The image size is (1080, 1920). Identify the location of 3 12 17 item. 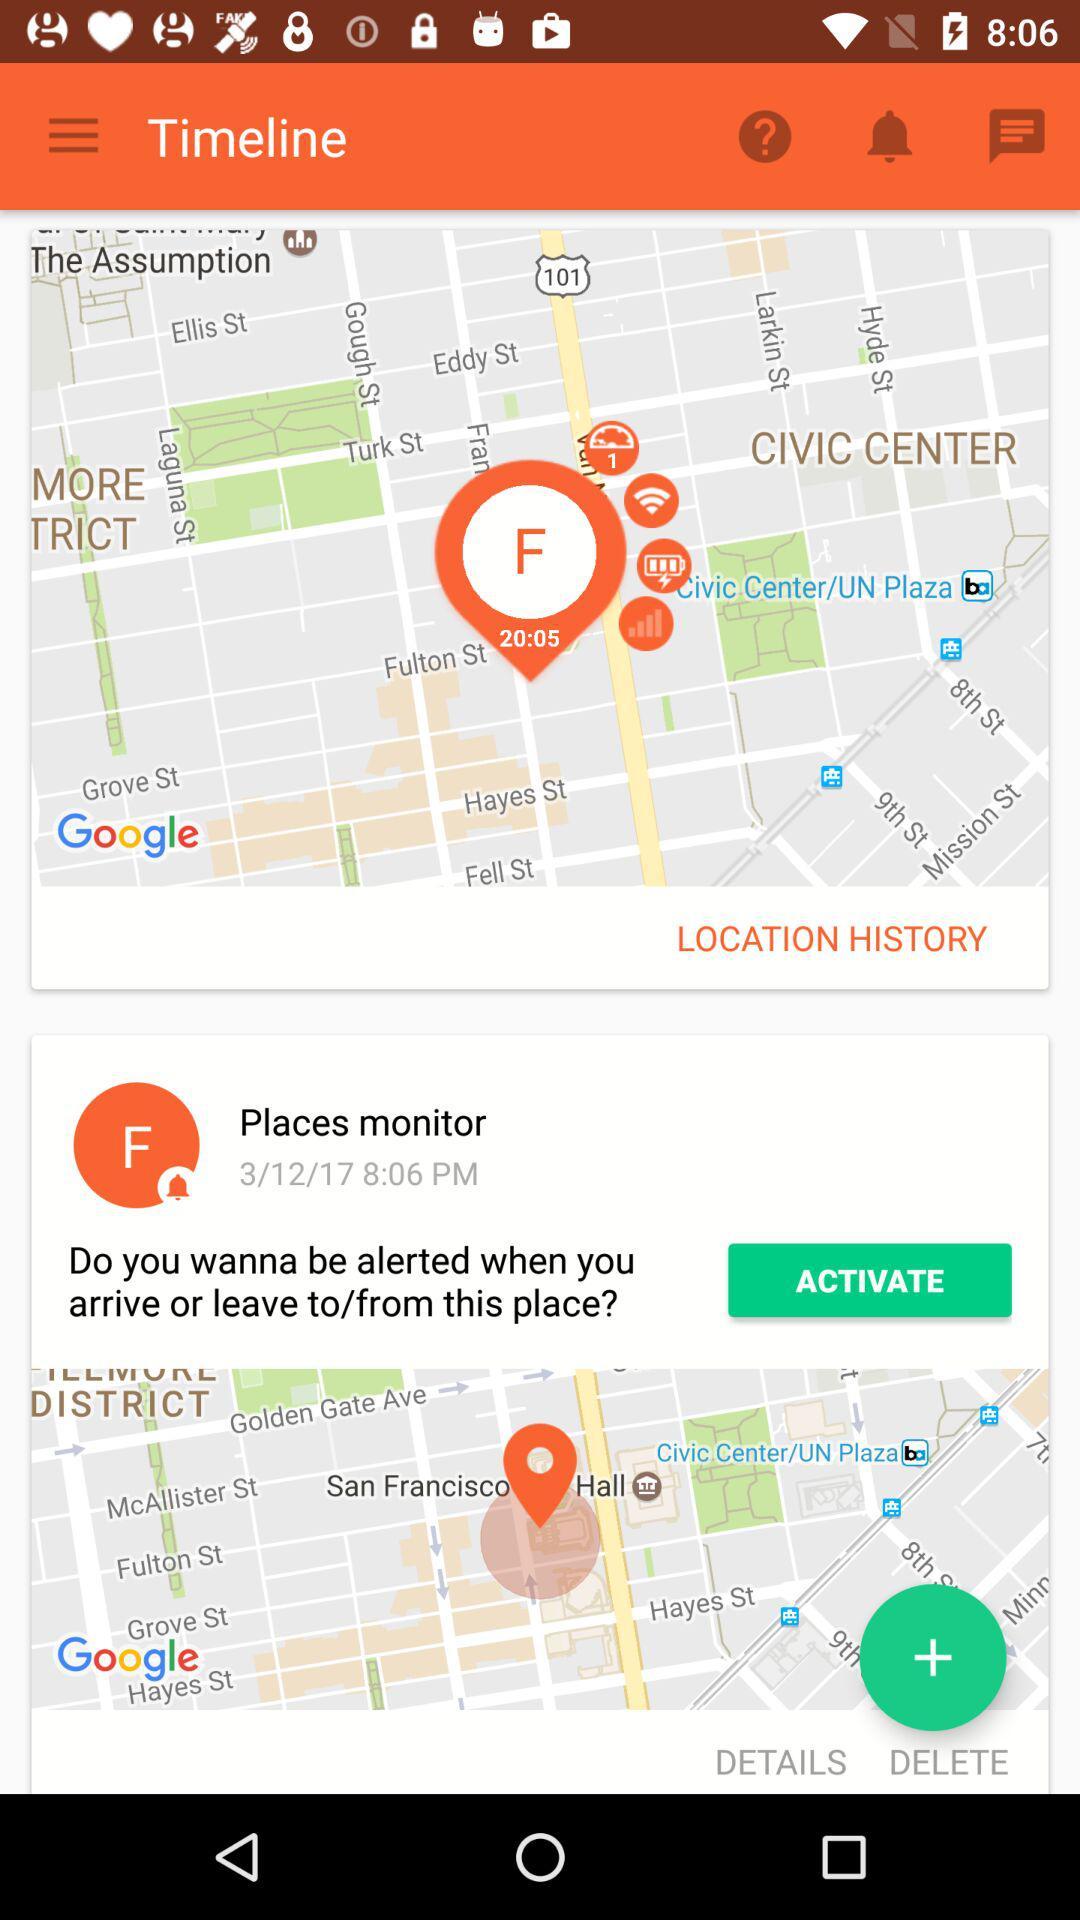
(621, 1172).